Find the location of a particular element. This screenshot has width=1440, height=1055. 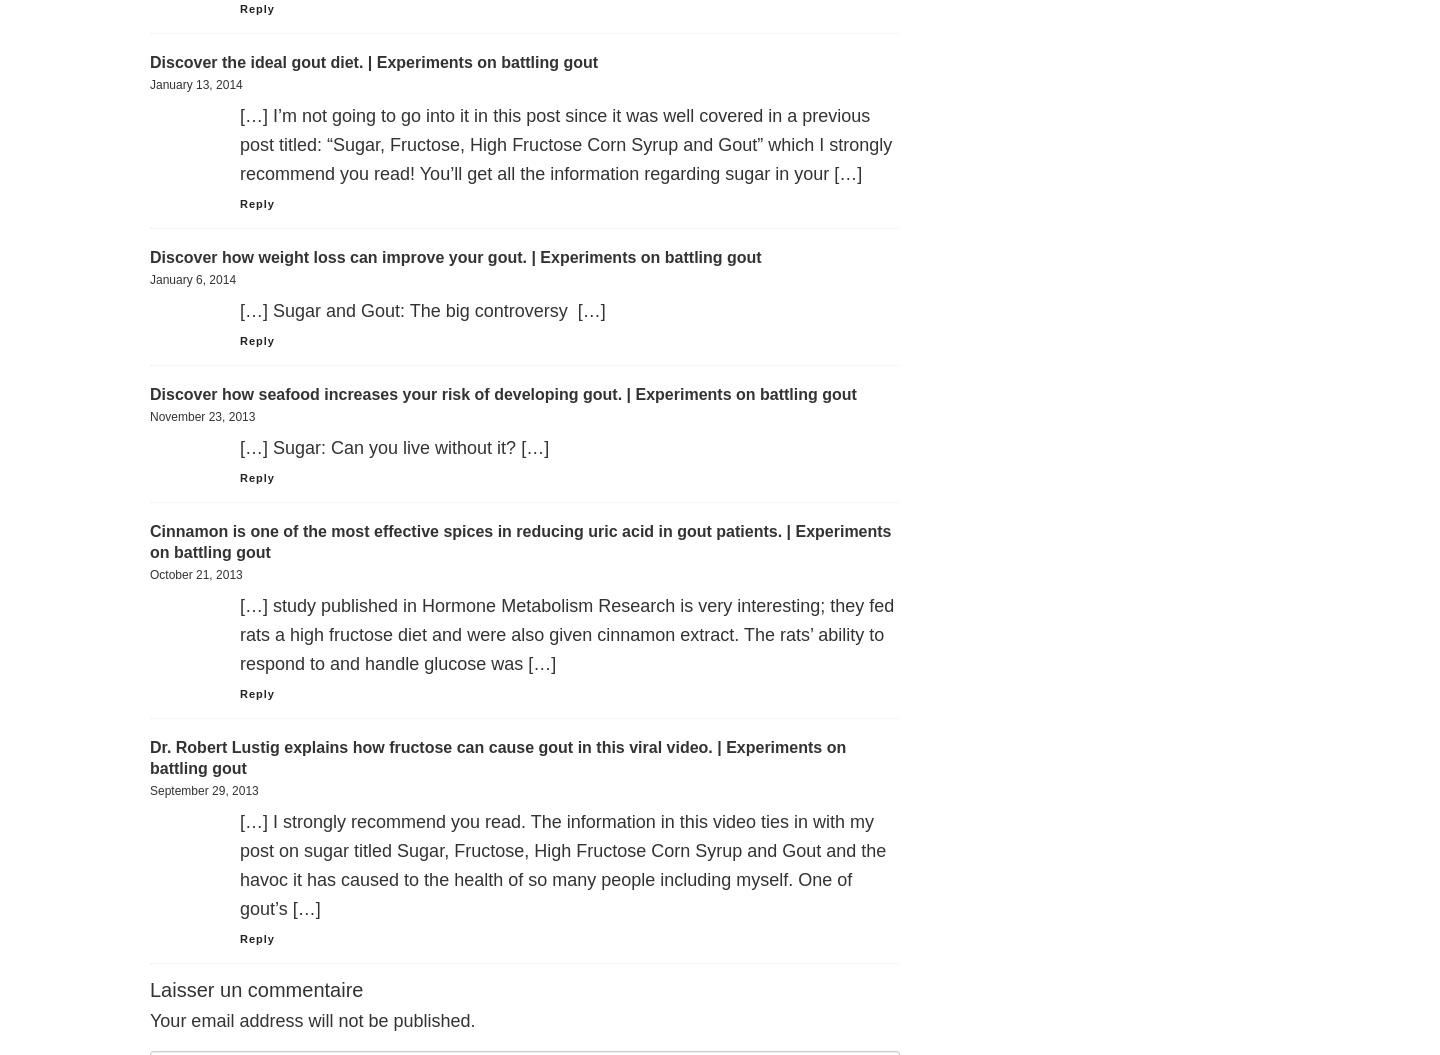

'November 23, 2013' is located at coordinates (202, 416).